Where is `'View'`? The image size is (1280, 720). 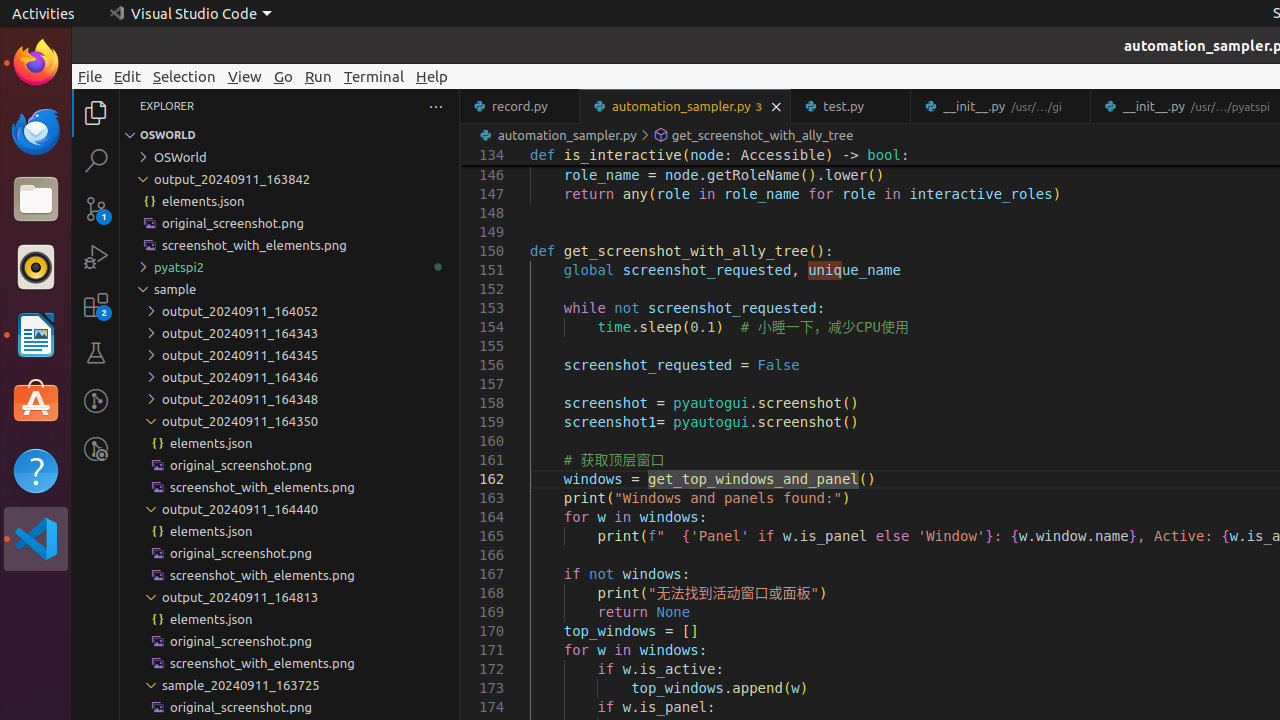 'View' is located at coordinates (243, 75).